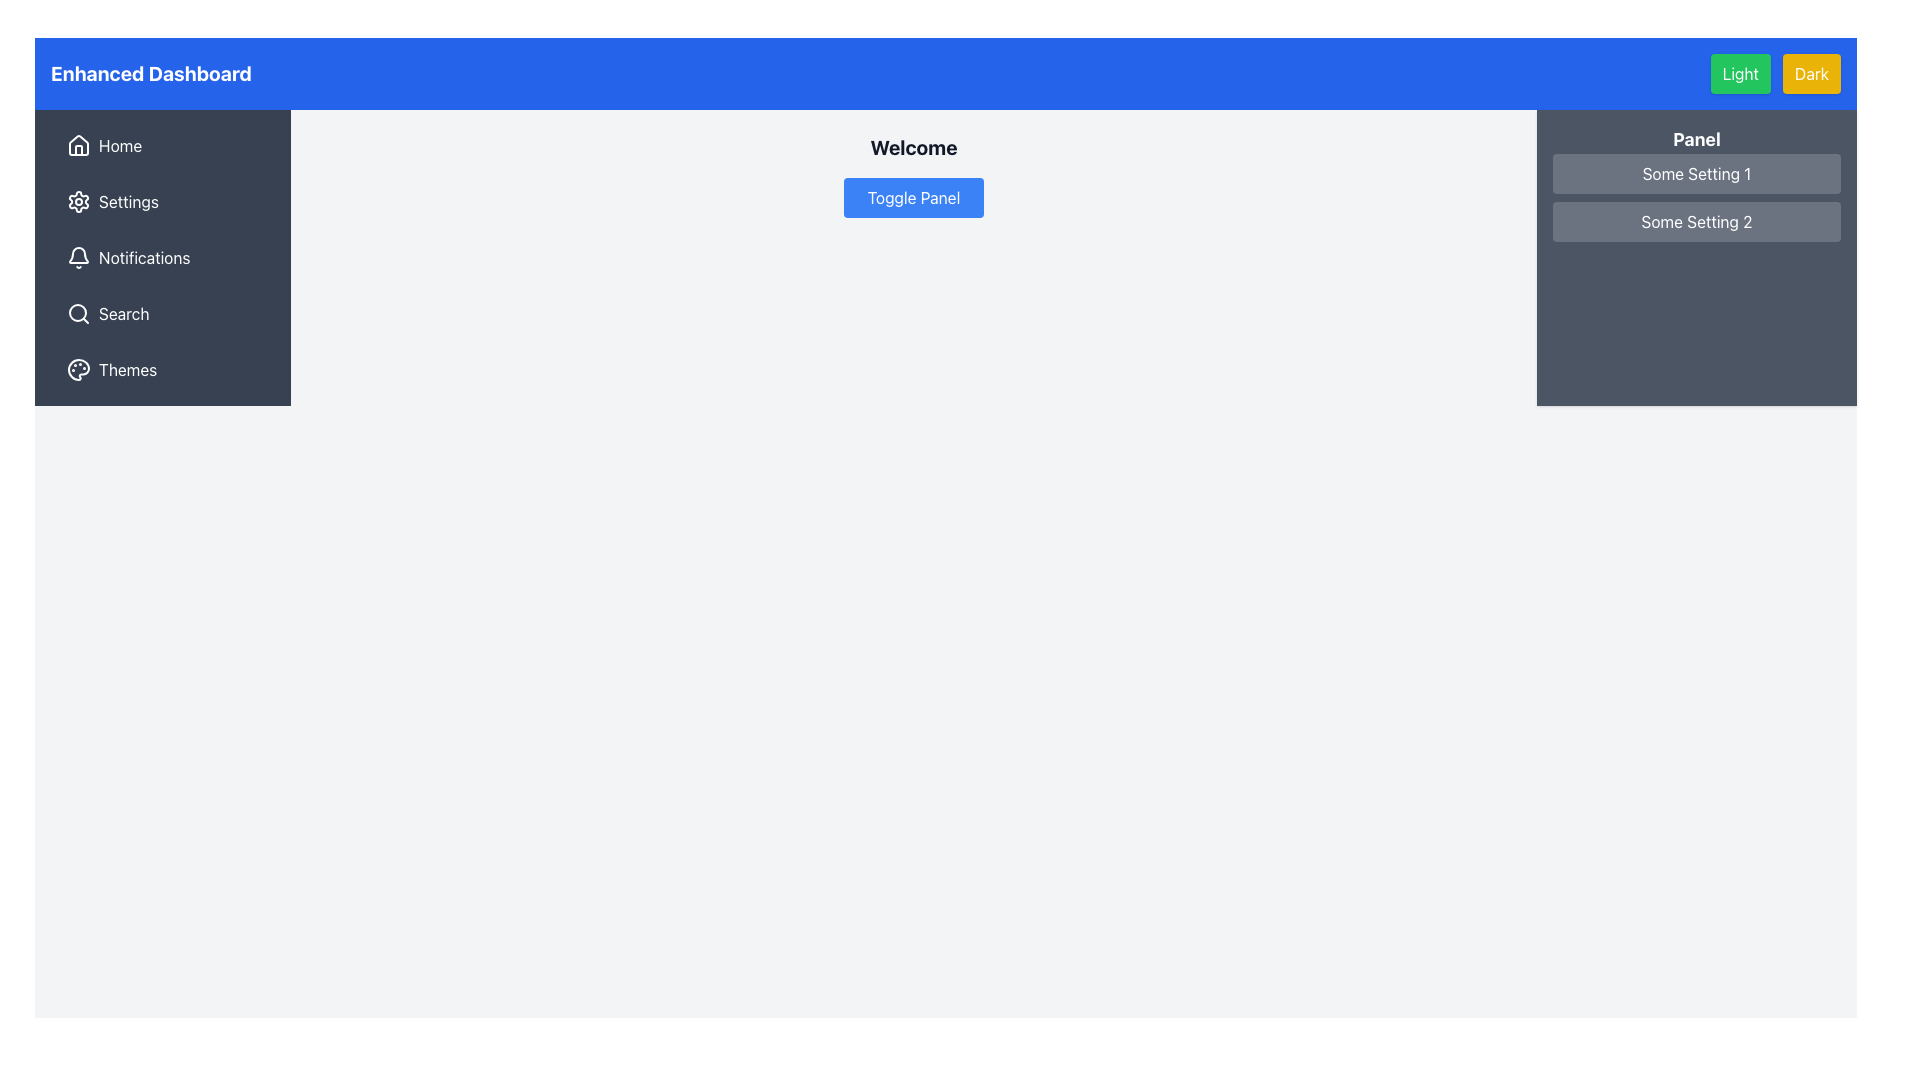 Image resolution: width=1920 pixels, height=1080 pixels. I want to click on the 'Settings' text label, which is styled in white against a dark background and is the second item in the vertical navigation menu, so click(128, 201).